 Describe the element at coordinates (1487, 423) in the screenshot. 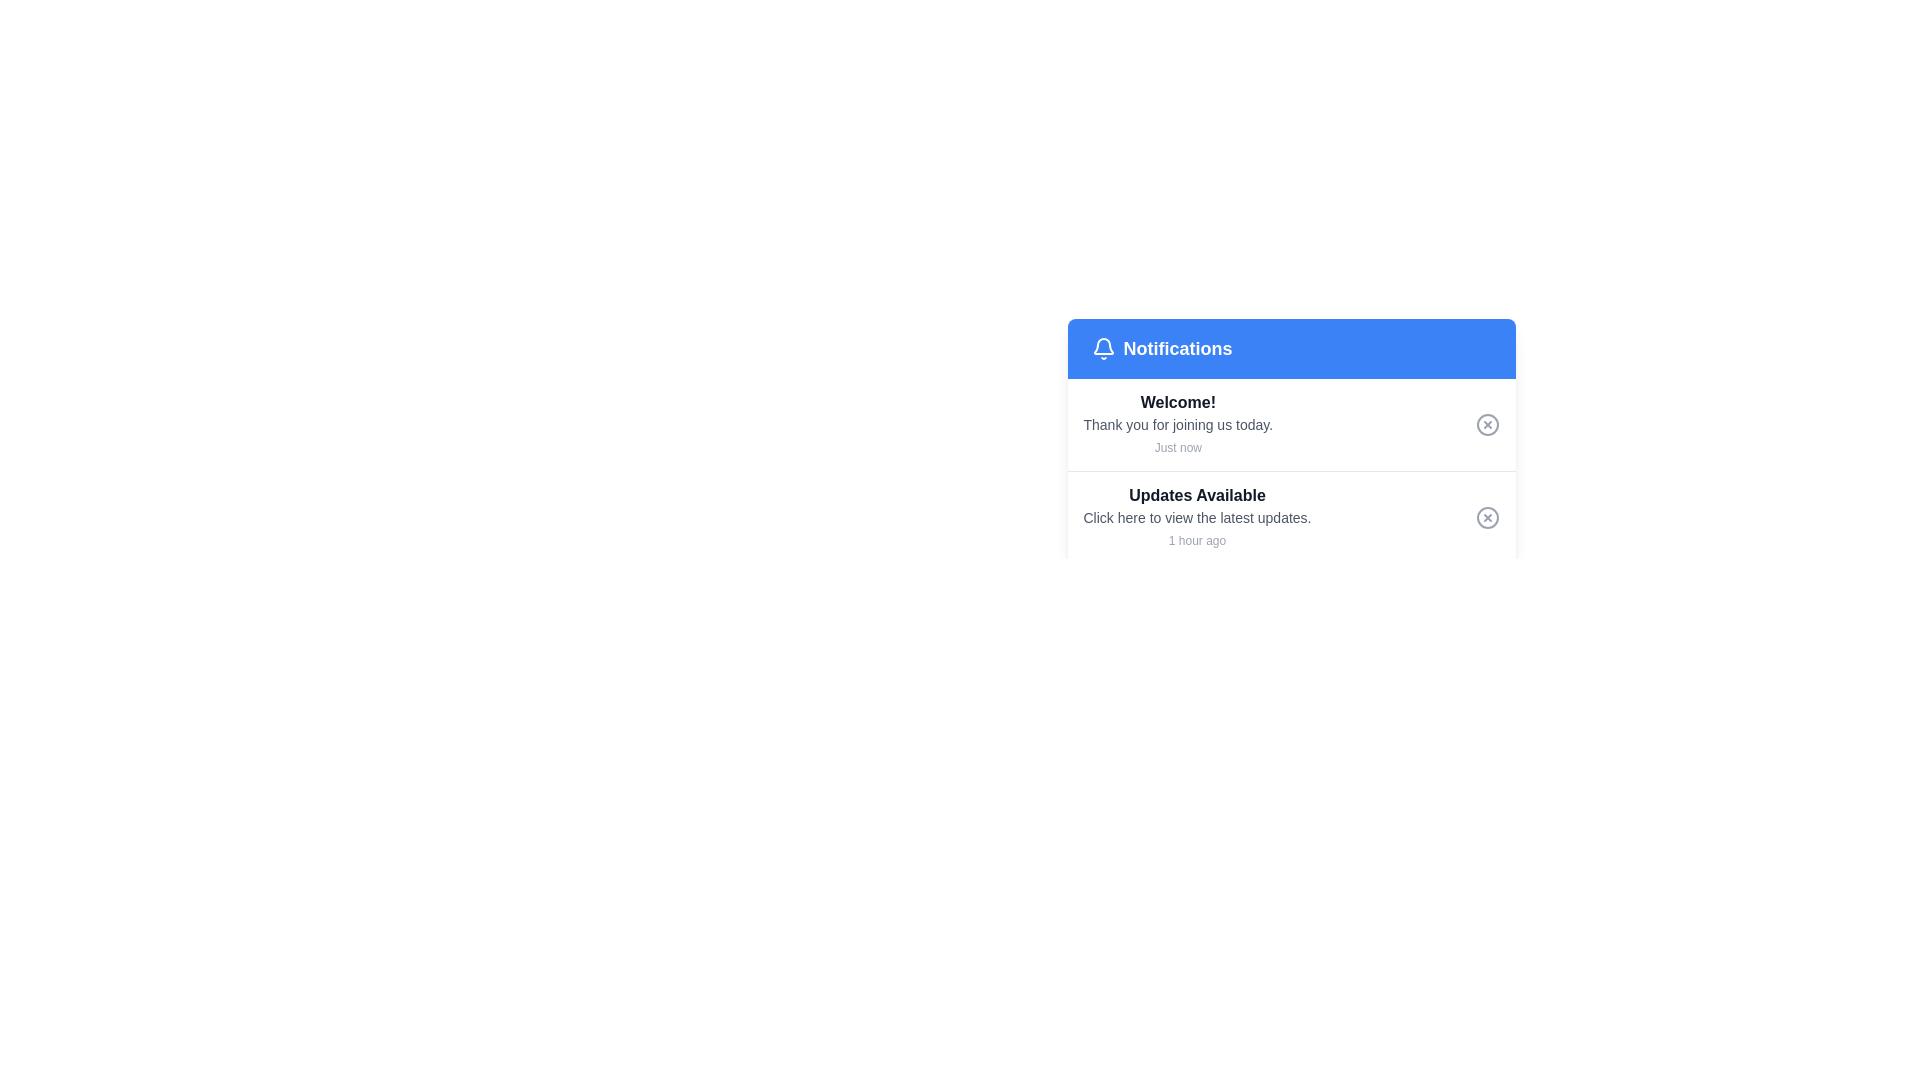

I see `the close button located in the top-right corner of the notification card that contains the message 'Welcome! Thank you for joining us today. Just now'` at that location.